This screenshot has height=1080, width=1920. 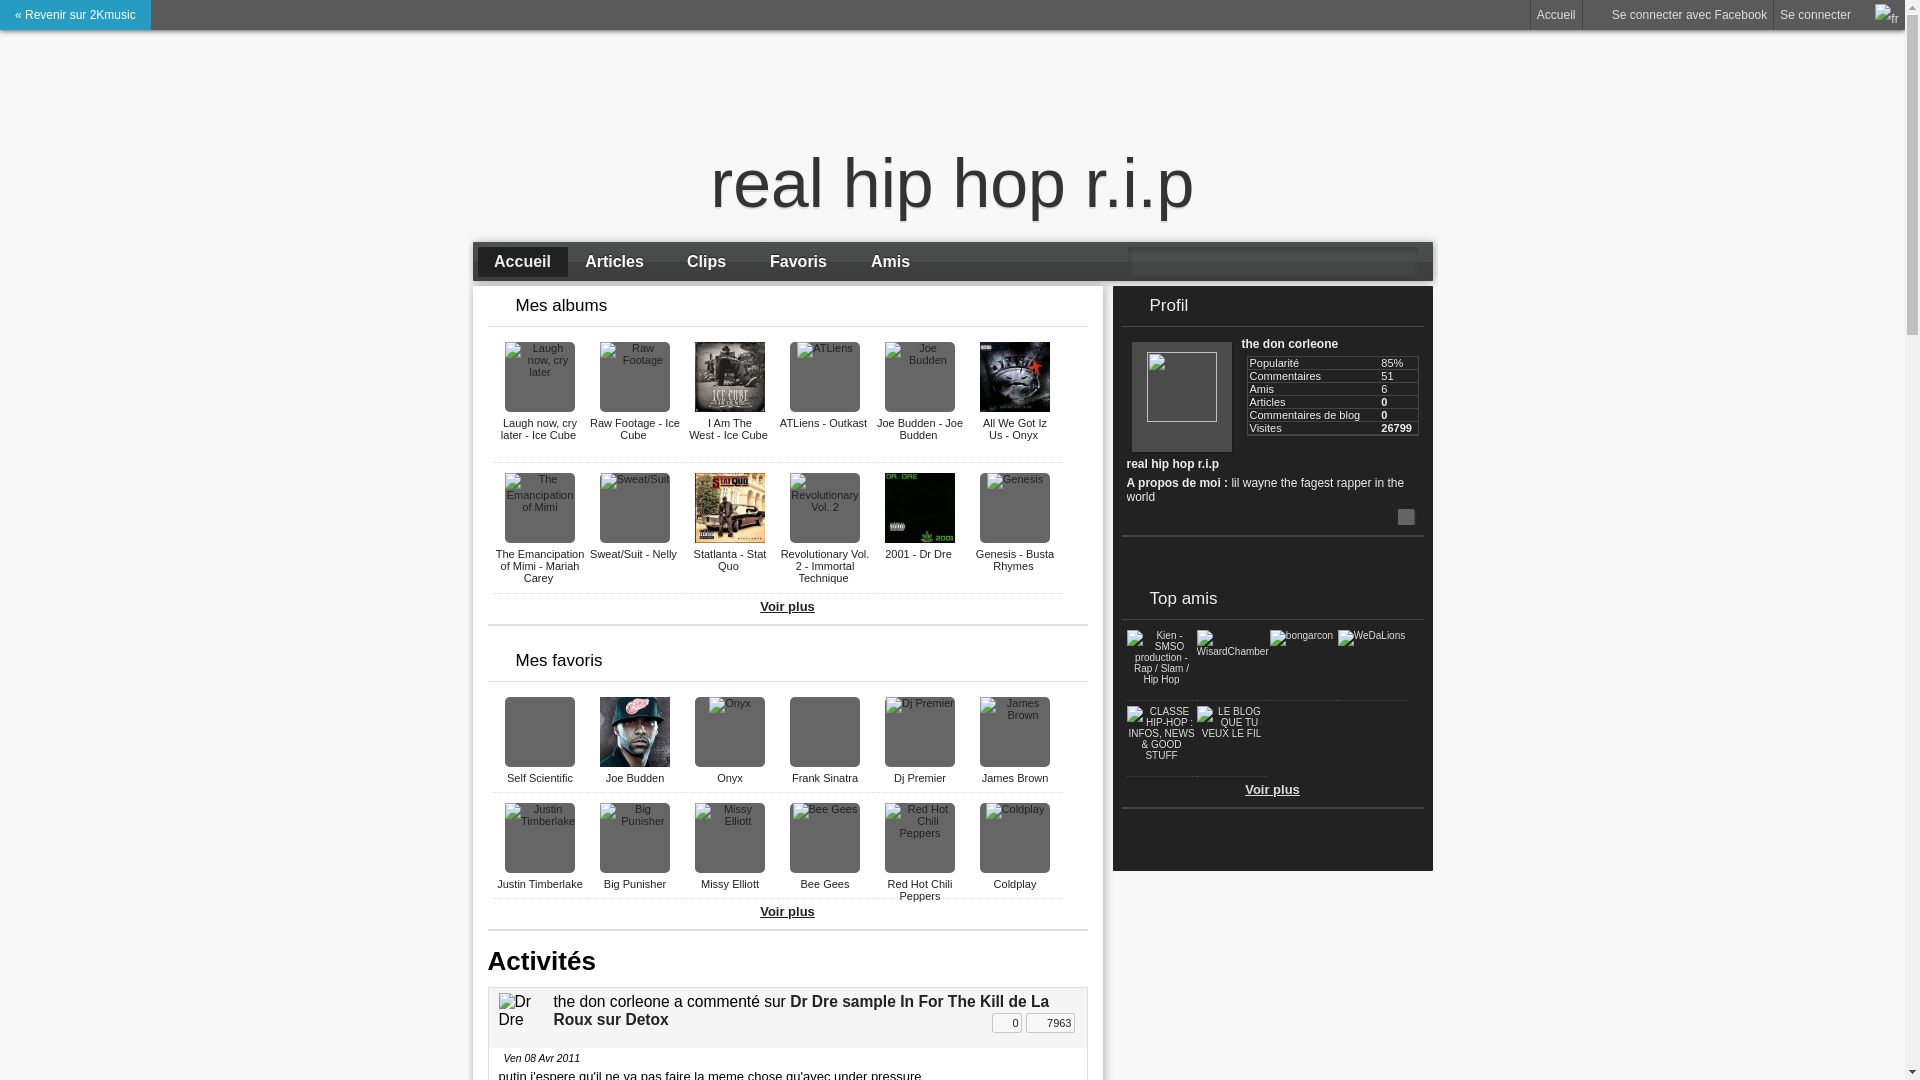 What do you see at coordinates (1014, 559) in the screenshot?
I see `'Genesis - Busta Rhymes '` at bounding box center [1014, 559].